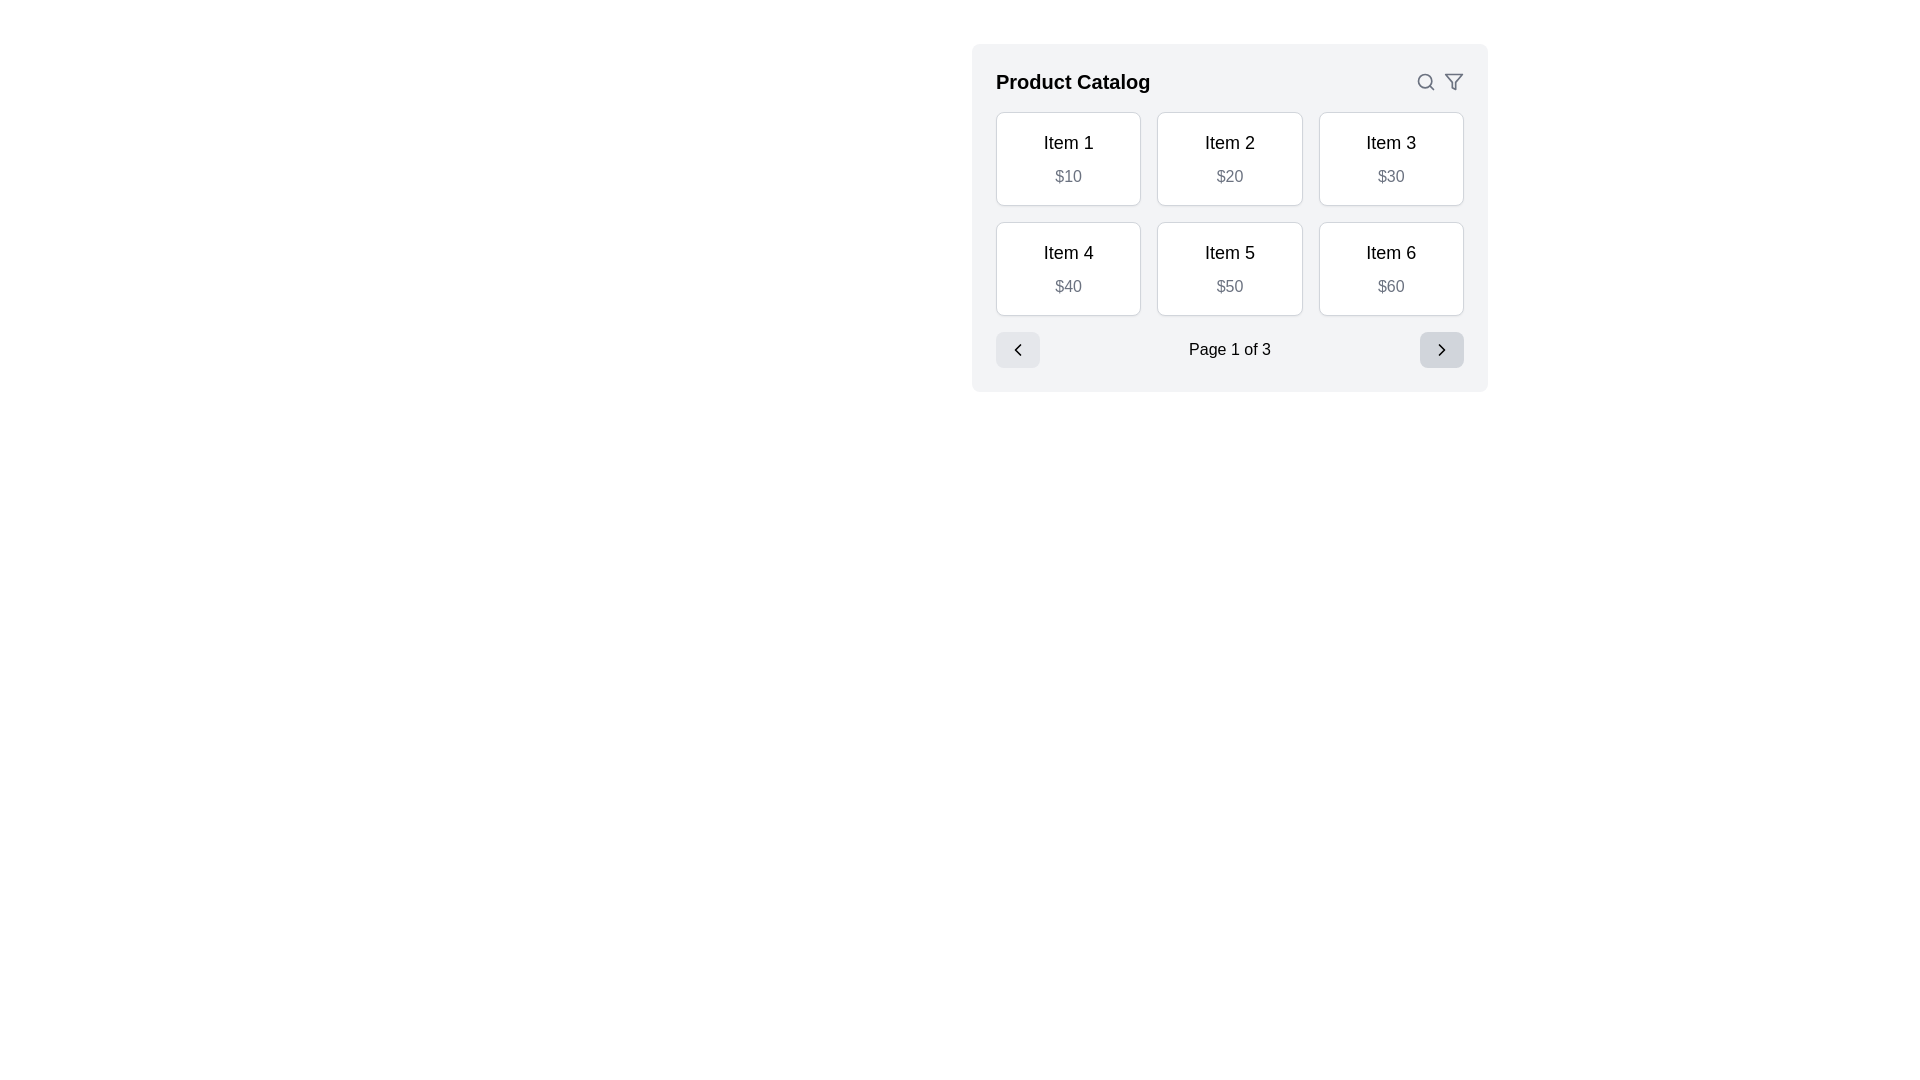  What do you see at coordinates (1454, 80) in the screenshot?
I see `the funnel-shaped filter icon located to the right of the search icon at the top-right corner of the interface` at bounding box center [1454, 80].